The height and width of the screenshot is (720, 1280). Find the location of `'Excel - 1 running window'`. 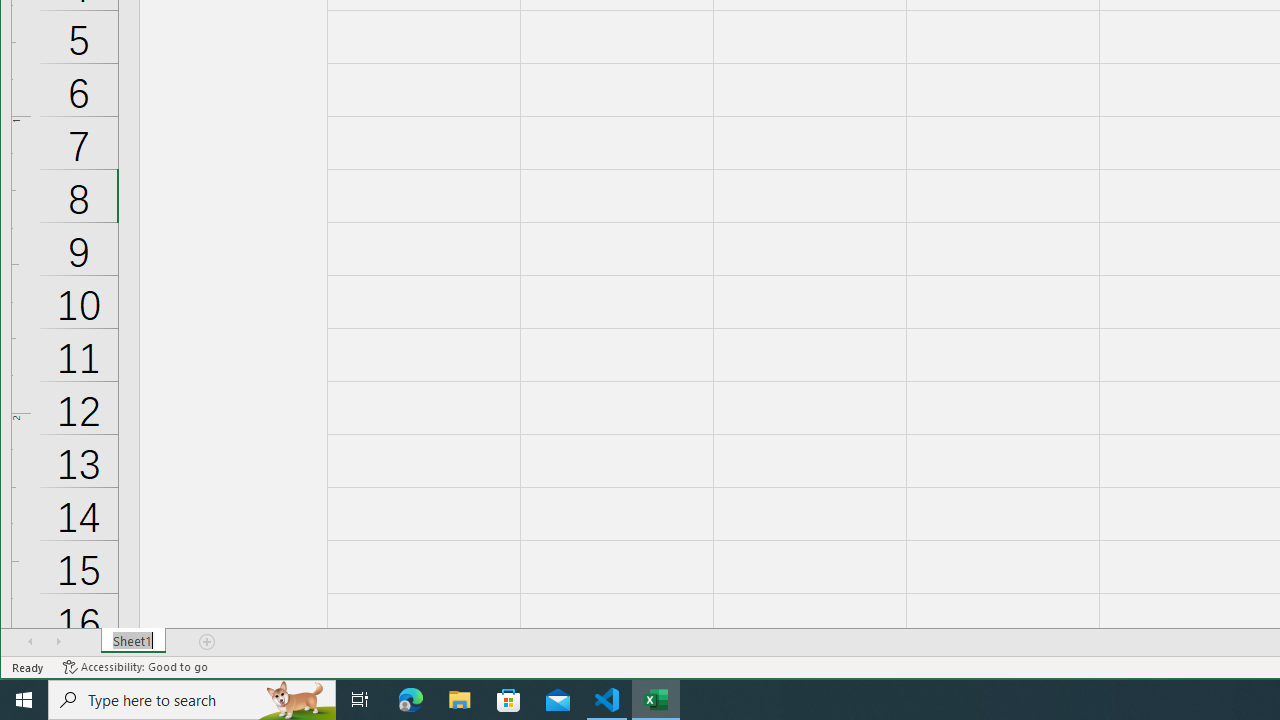

'Excel - 1 running window' is located at coordinates (656, 698).